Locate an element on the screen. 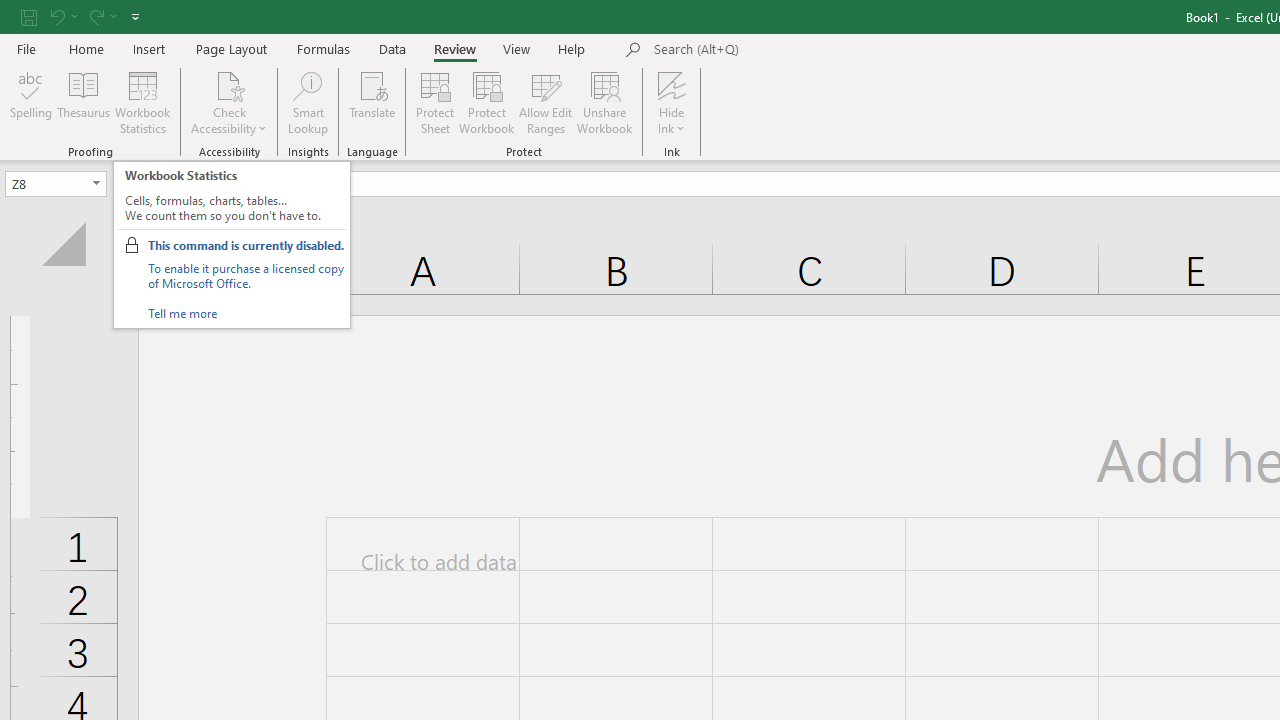 The height and width of the screenshot is (720, 1280). 'Allow Edit Ranges' is located at coordinates (545, 103).